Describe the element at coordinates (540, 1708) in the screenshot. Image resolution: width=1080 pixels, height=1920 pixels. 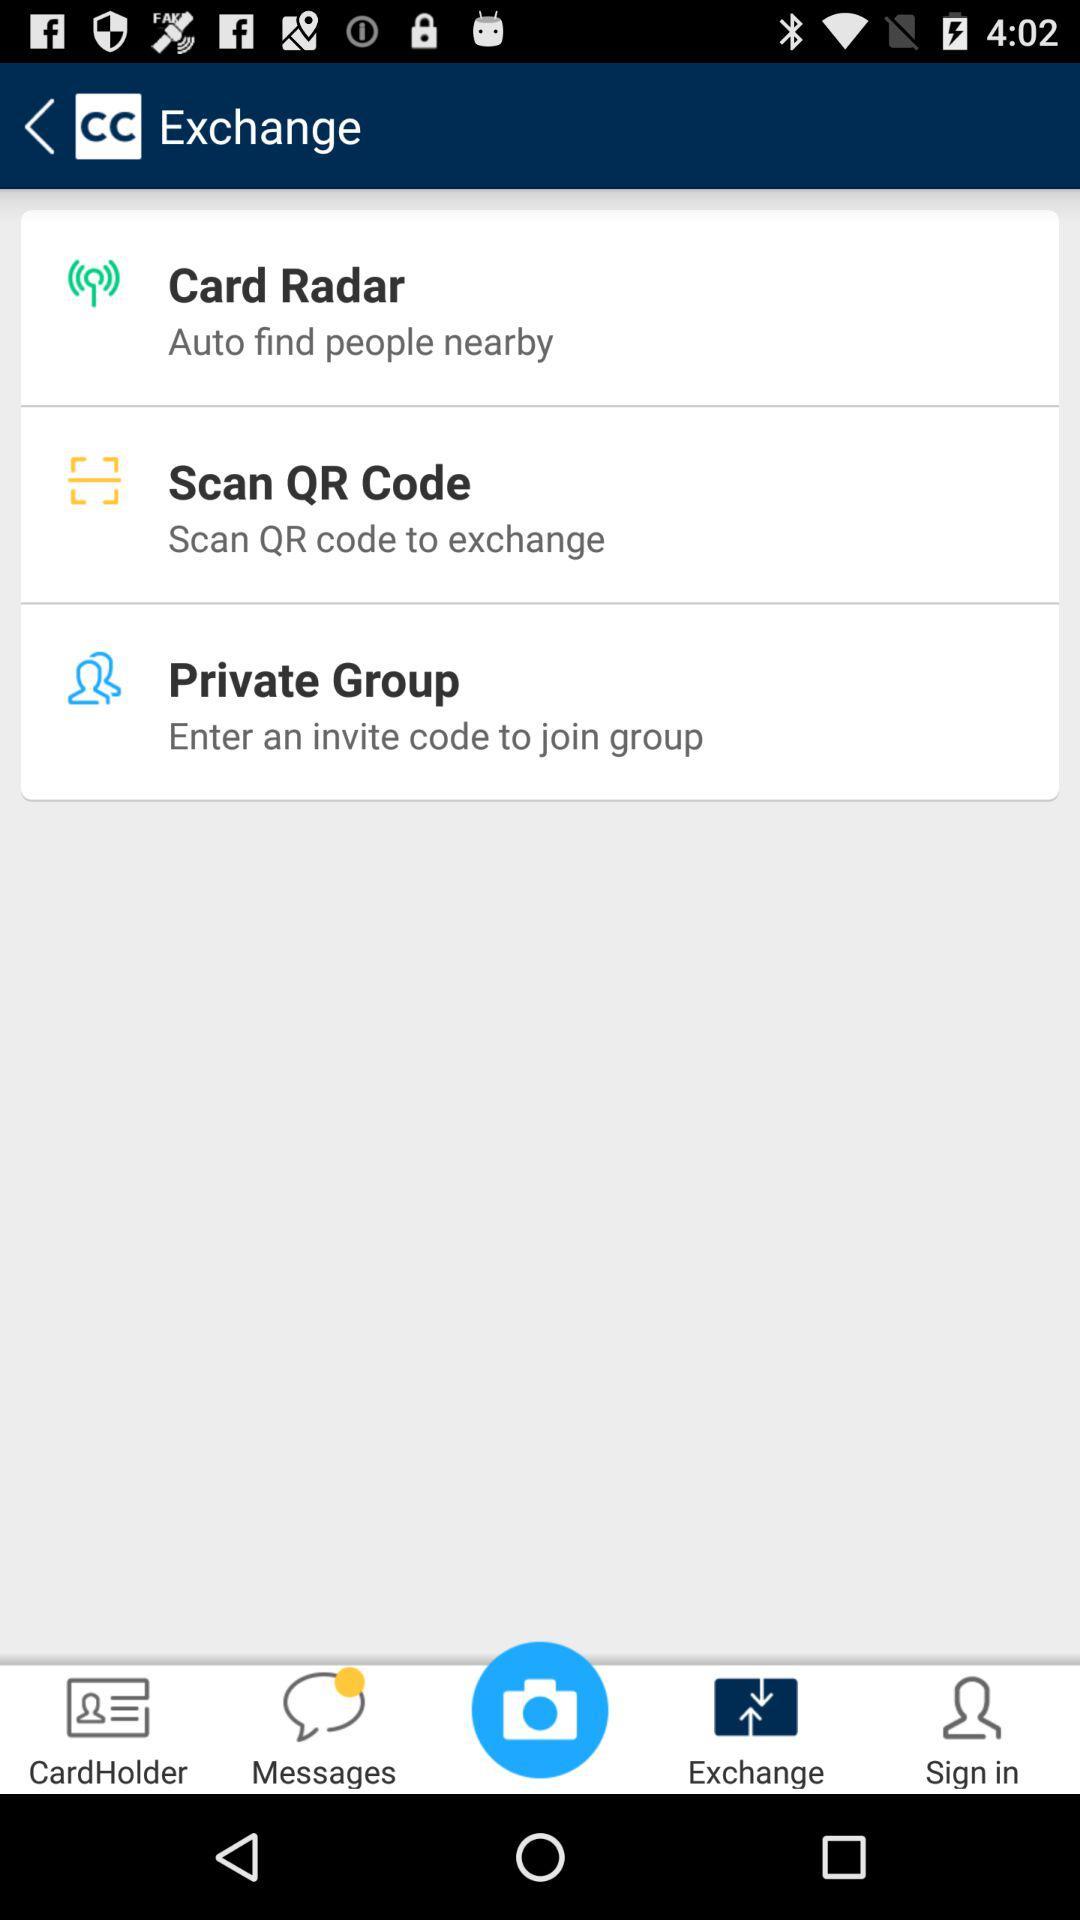
I see `the item below the enter an invite item` at that location.